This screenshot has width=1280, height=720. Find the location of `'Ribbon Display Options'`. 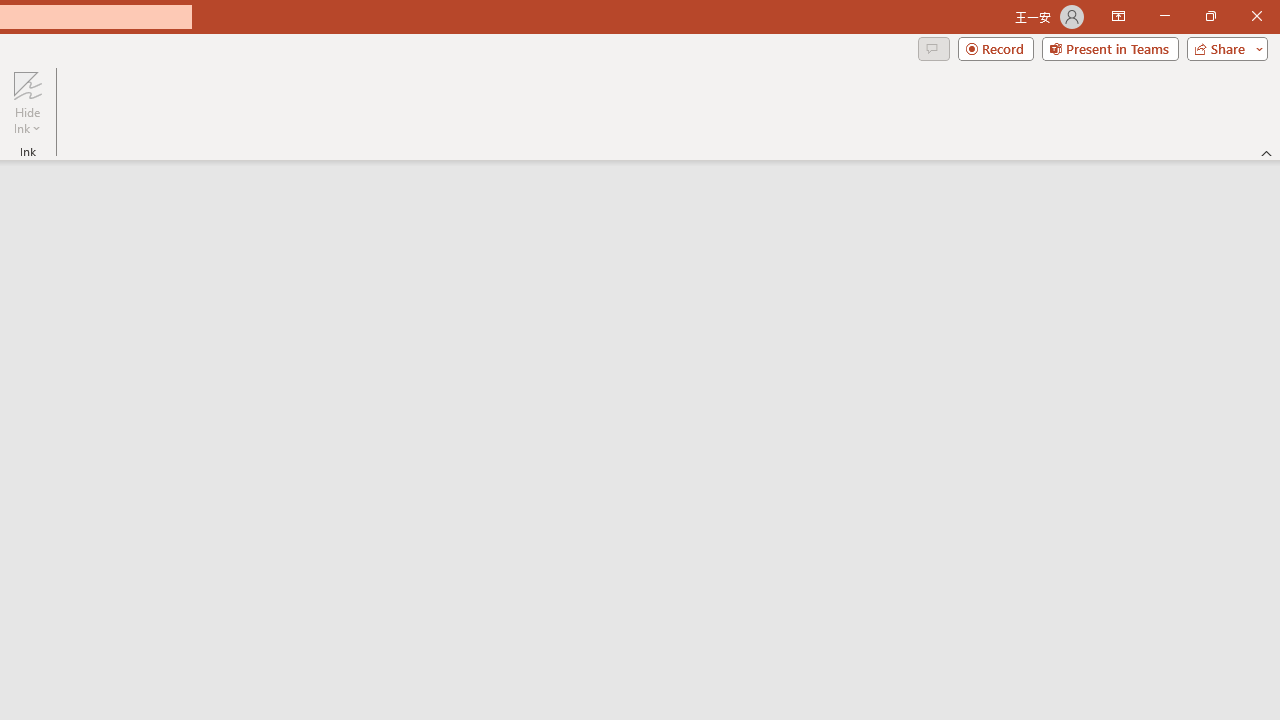

'Ribbon Display Options' is located at coordinates (1117, 16).